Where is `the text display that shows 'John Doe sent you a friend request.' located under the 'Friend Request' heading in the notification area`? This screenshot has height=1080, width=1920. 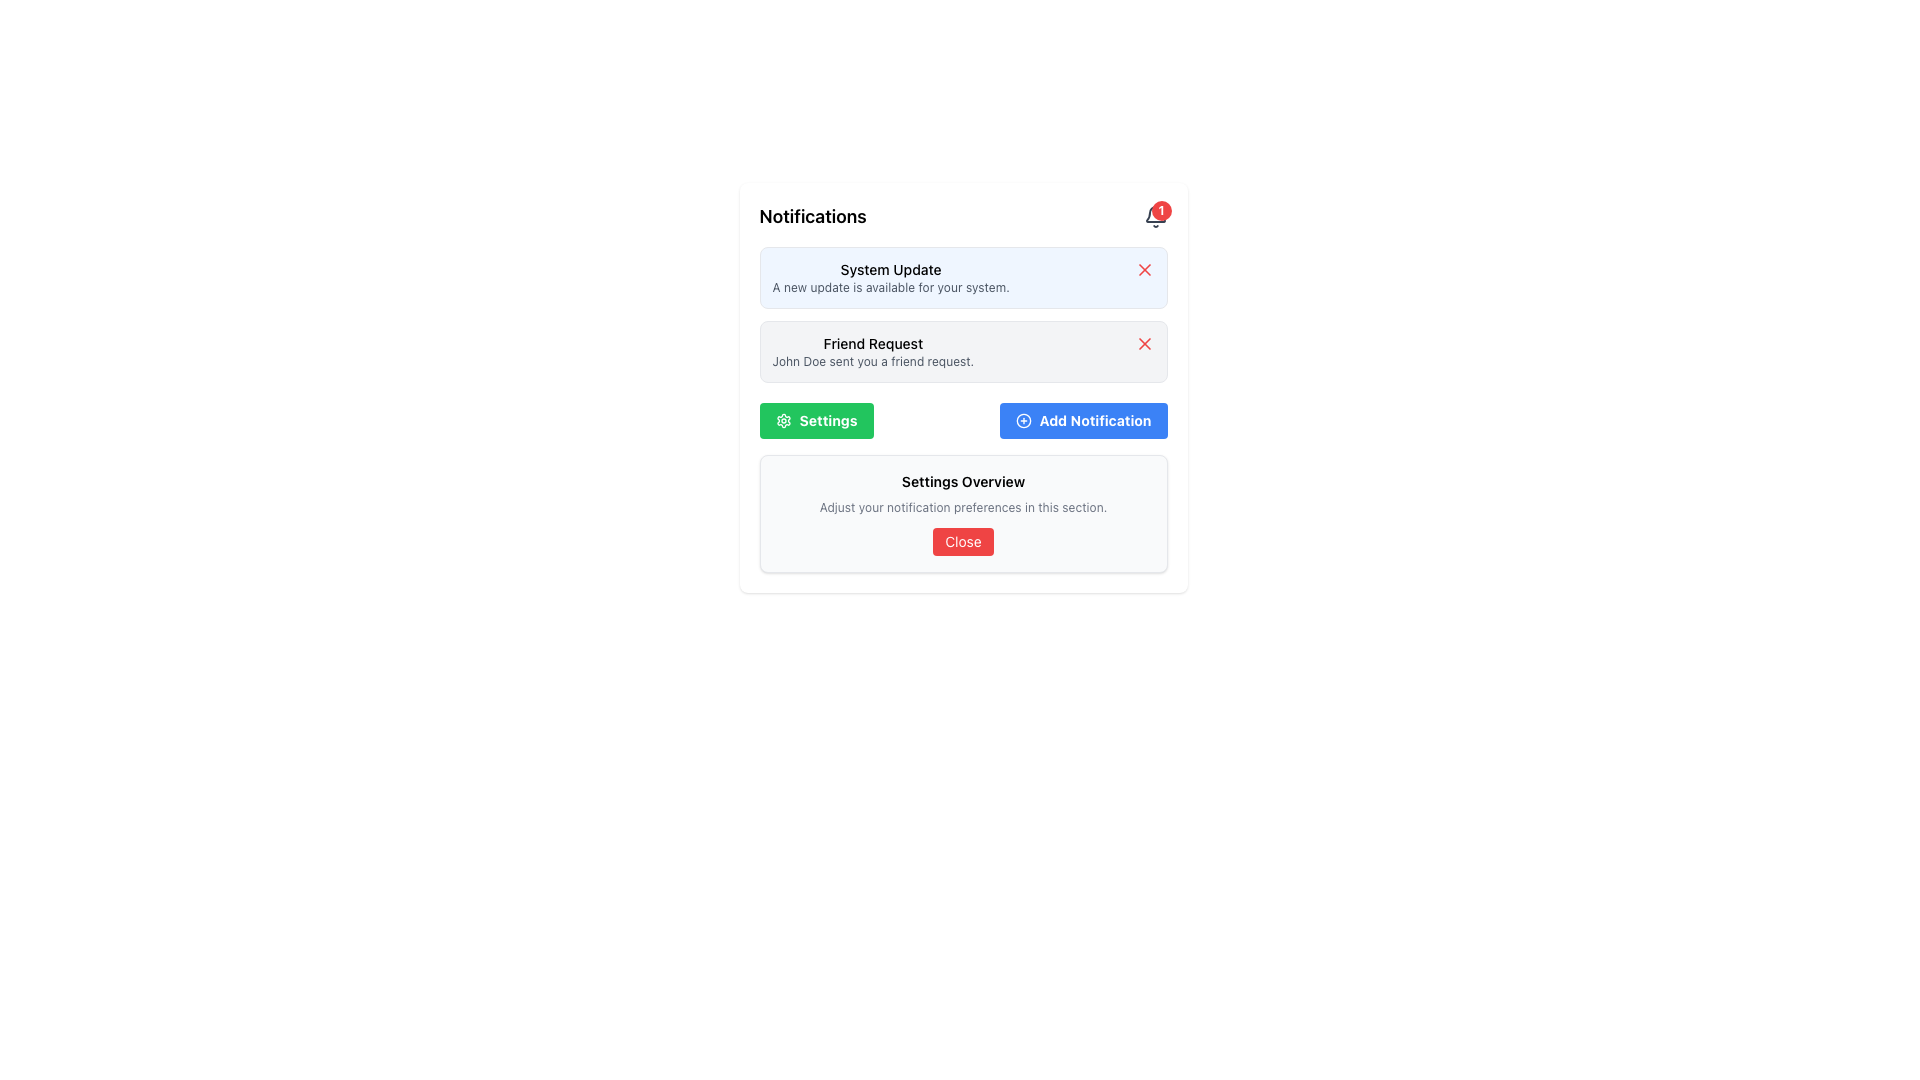
the text display that shows 'John Doe sent you a friend request.' located under the 'Friend Request' heading in the notification area is located at coordinates (873, 362).